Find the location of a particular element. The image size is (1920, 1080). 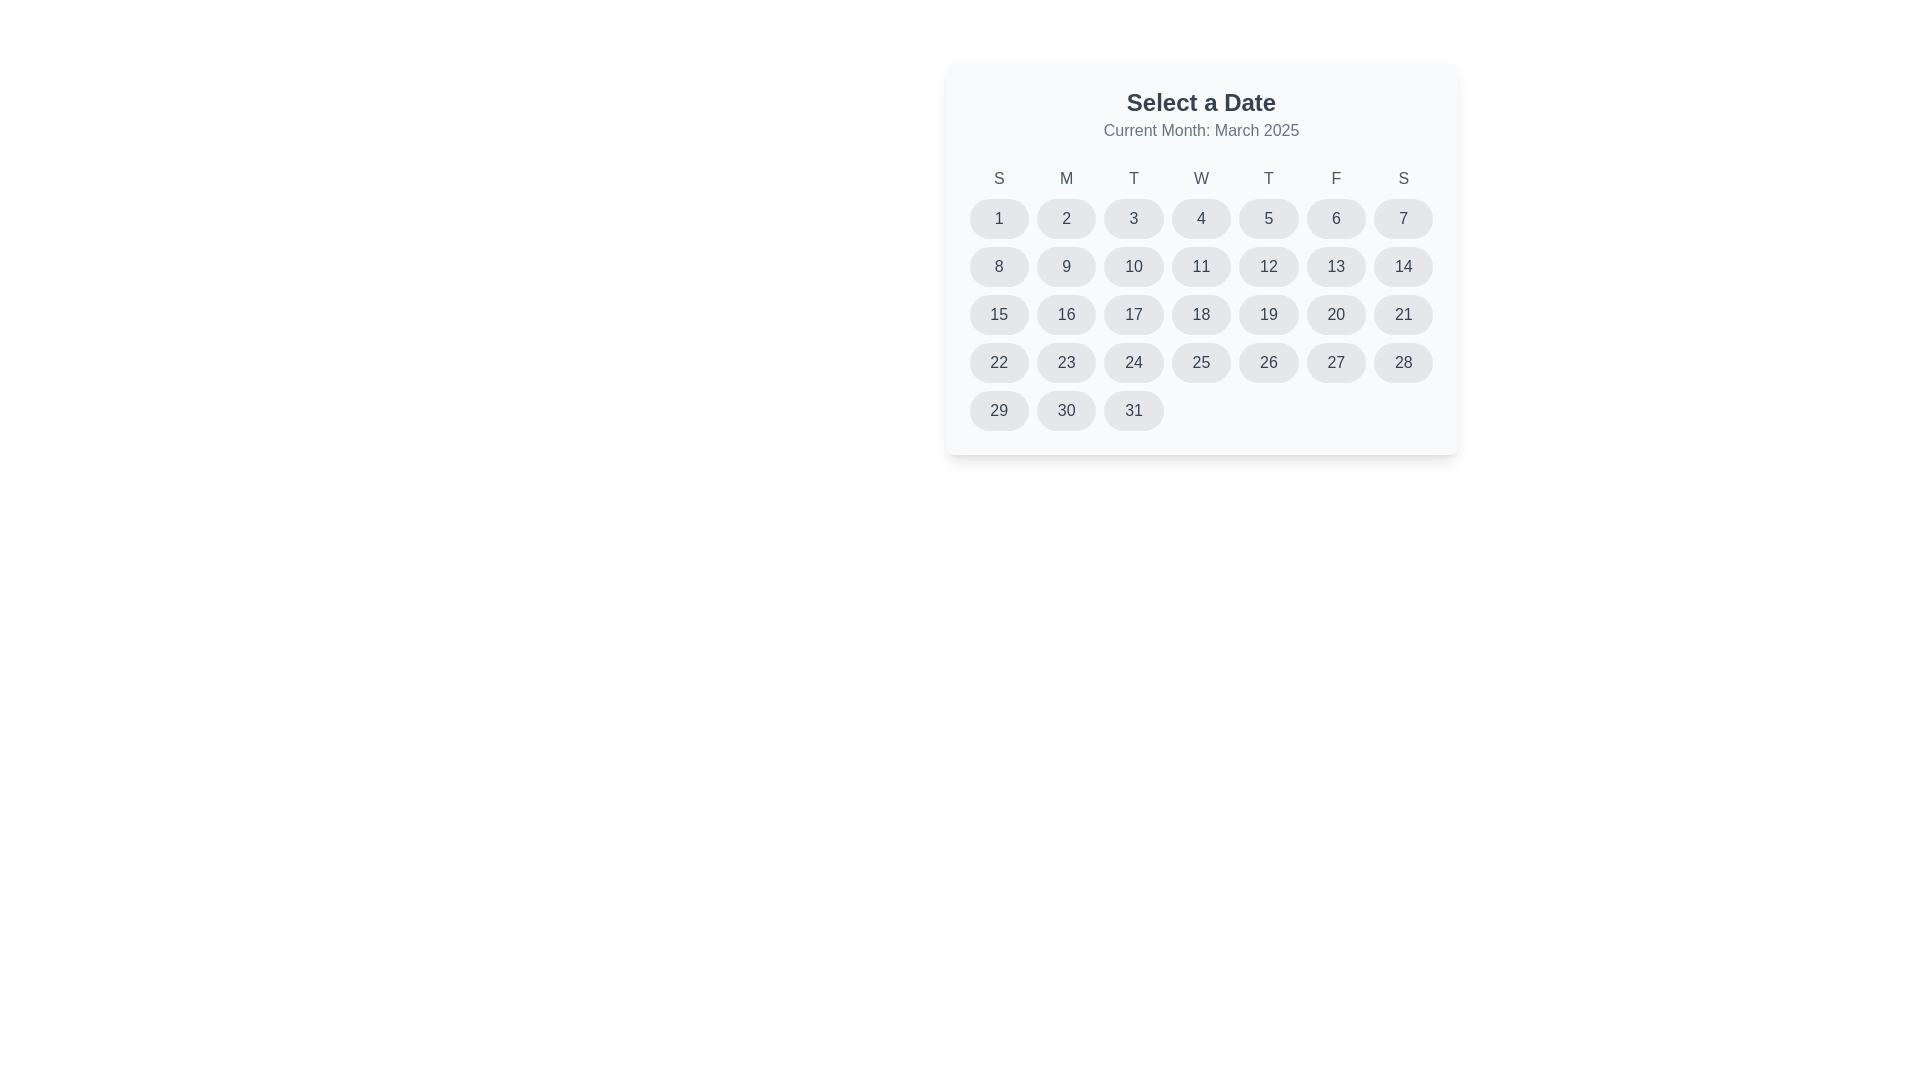

the button styled as a rounded rectangular tile with a gray background and the text '30' is located at coordinates (1065, 410).